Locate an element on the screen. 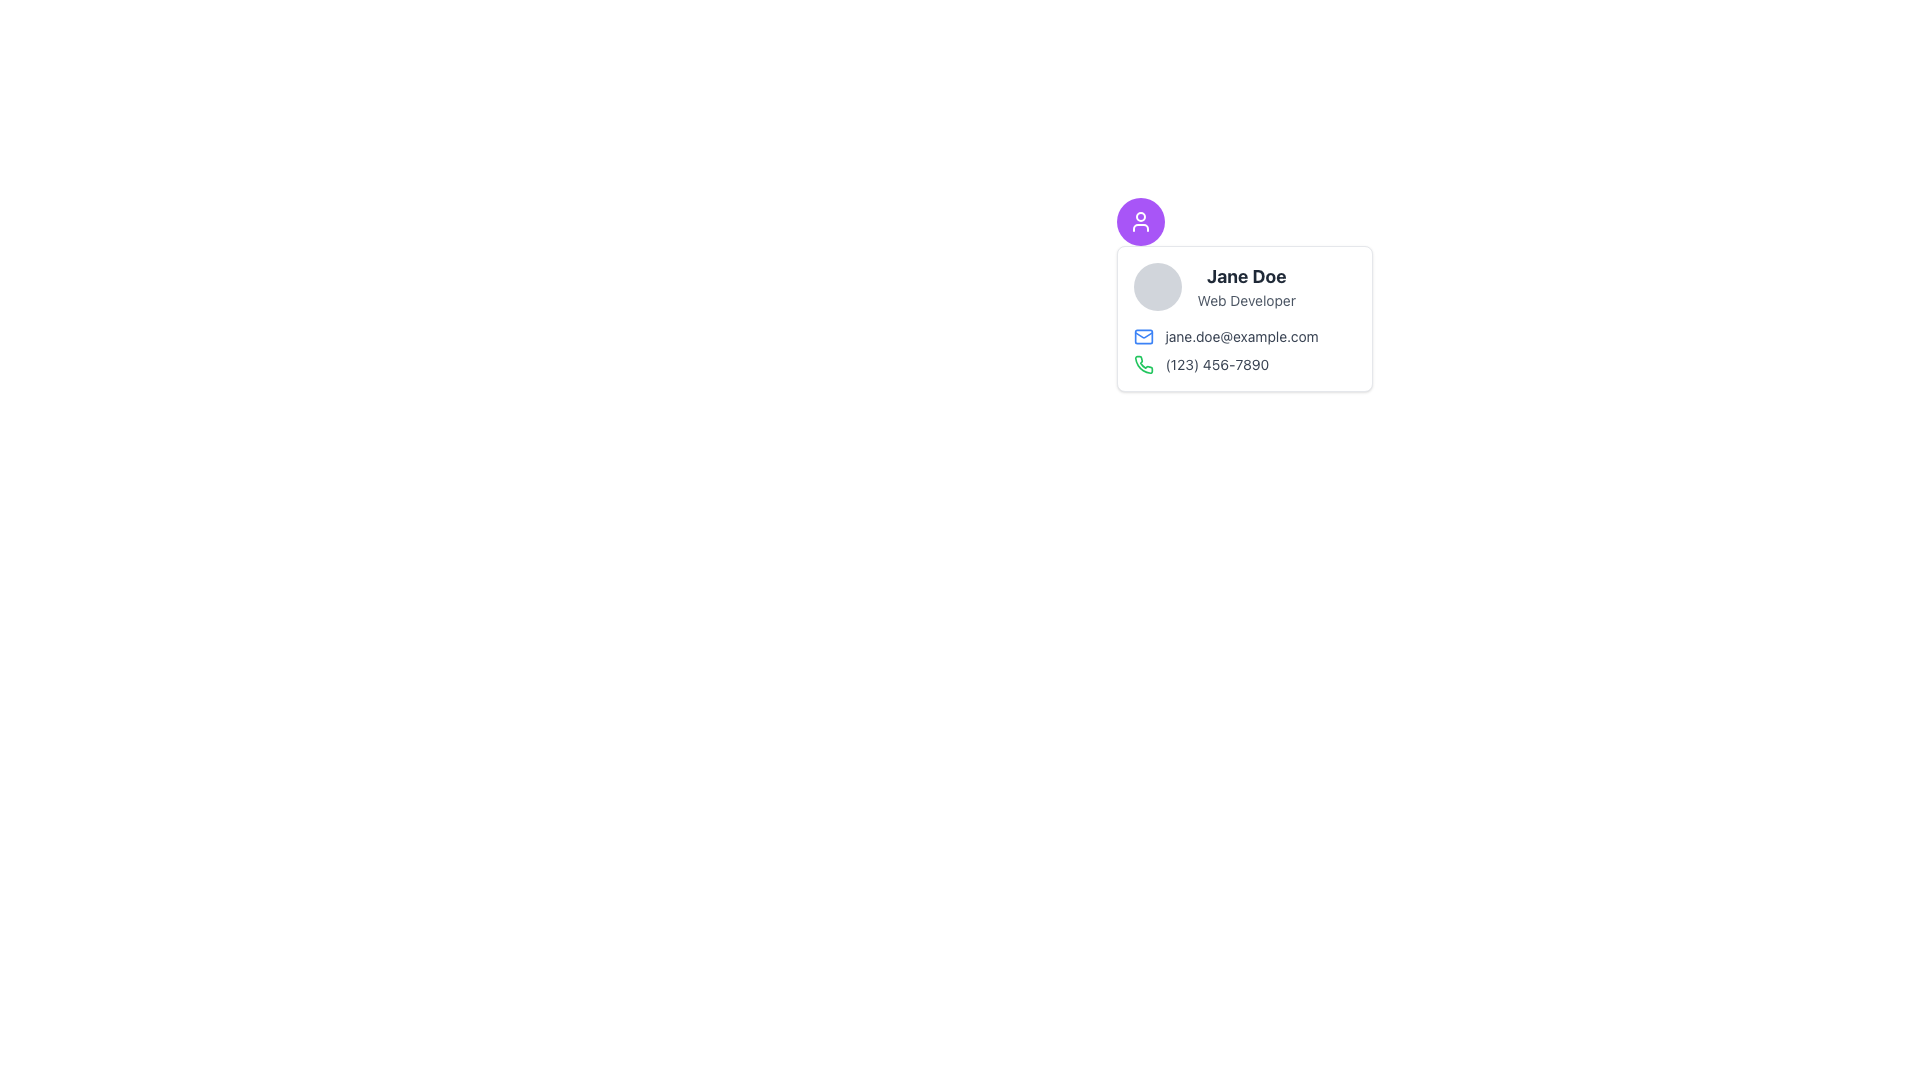 The width and height of the screenshot is (1920, 1080). the email address text displayed in the middle area of the card section, next to the envelope icon, and copy it is located at coordinates (1241, 335).